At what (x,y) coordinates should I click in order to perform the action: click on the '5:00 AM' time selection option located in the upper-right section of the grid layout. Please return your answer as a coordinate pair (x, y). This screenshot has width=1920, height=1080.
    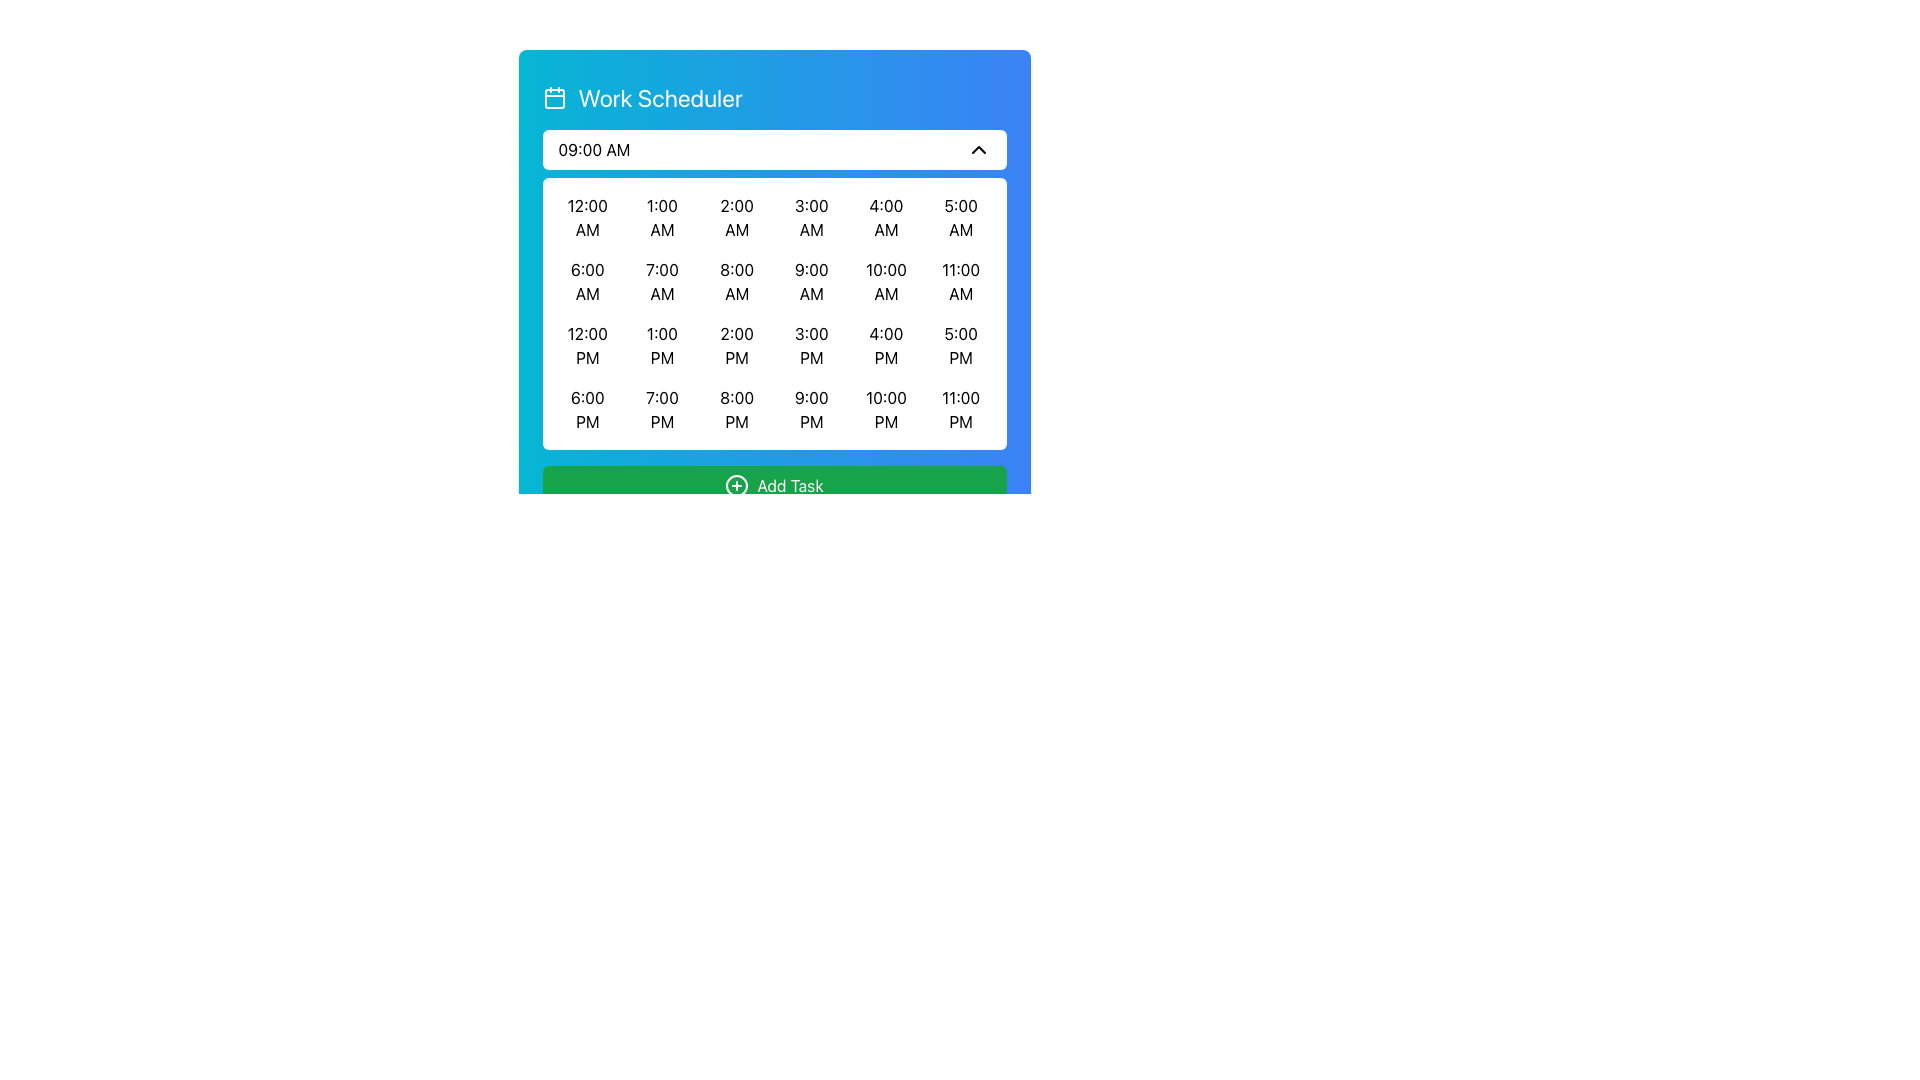
    Looking at the image, I should click on (961, 218).